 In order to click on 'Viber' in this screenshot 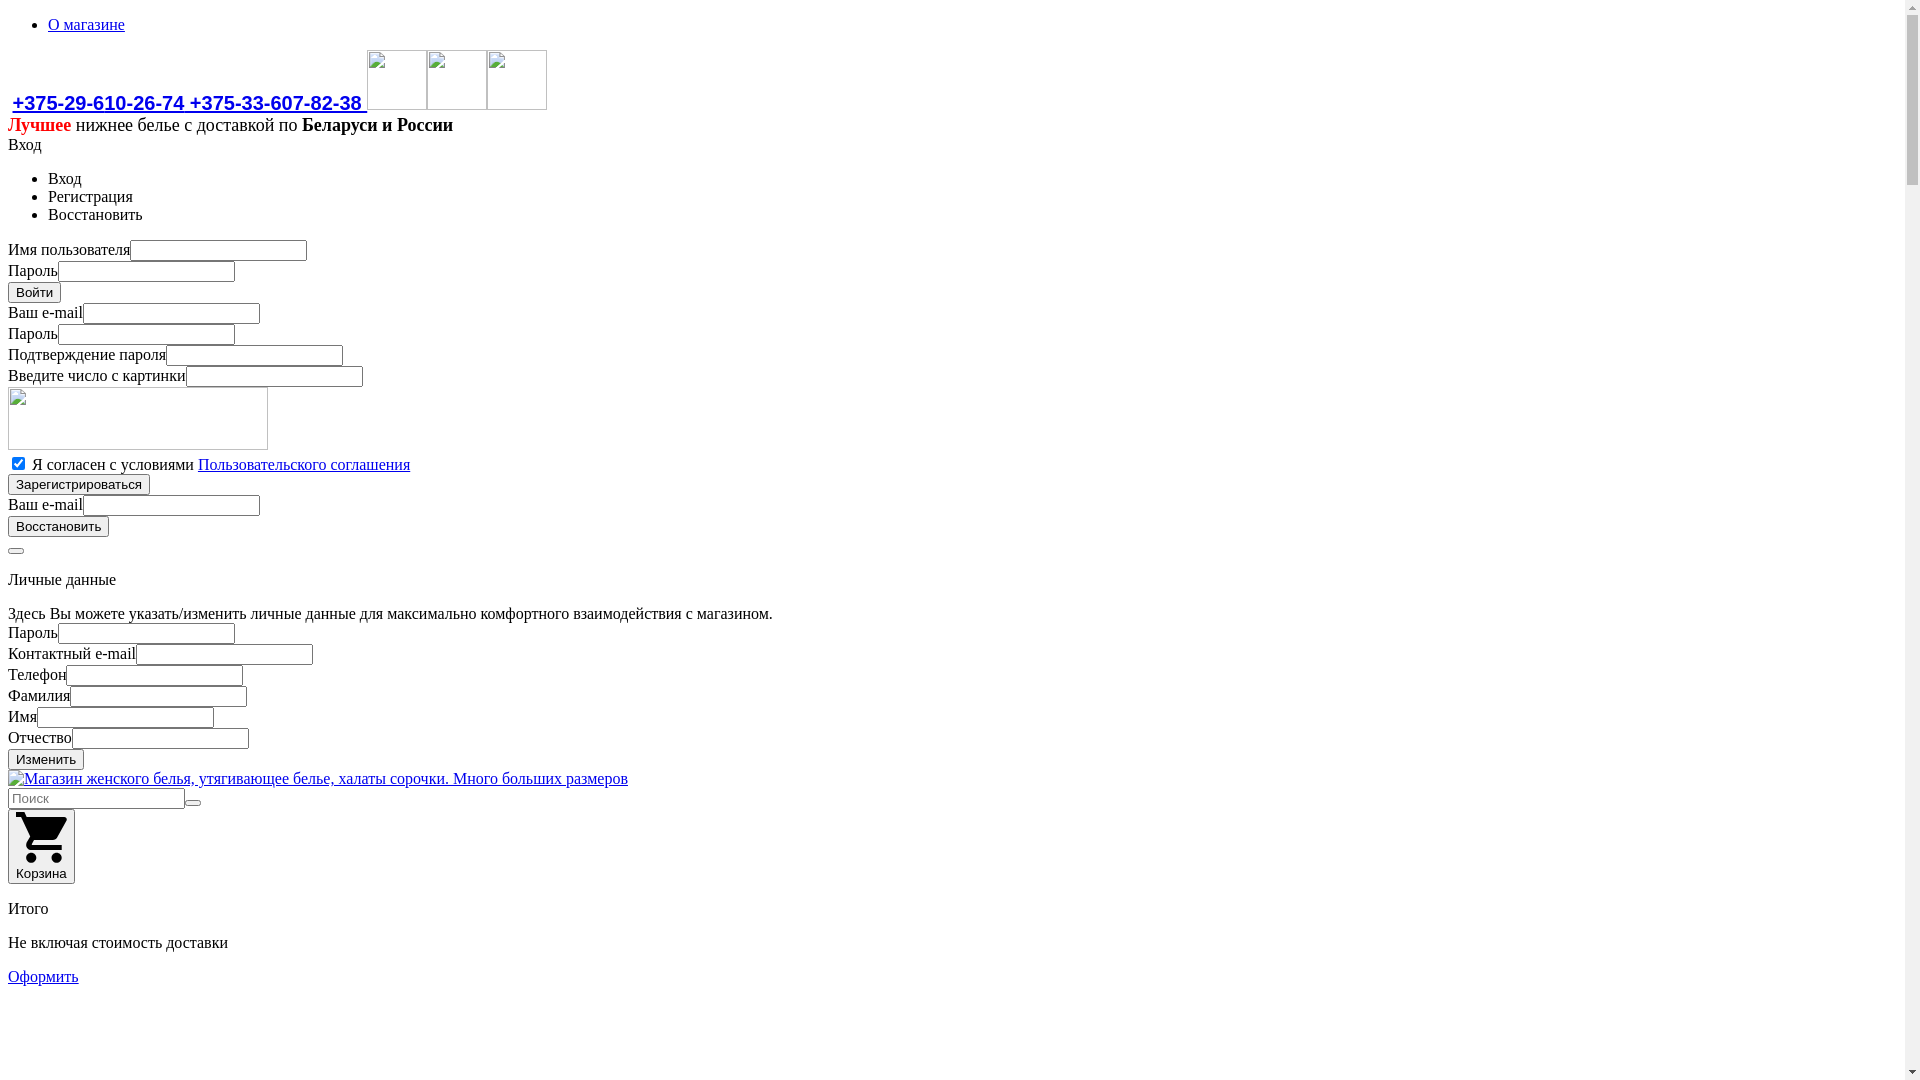, I will do `click(397, 103)`.